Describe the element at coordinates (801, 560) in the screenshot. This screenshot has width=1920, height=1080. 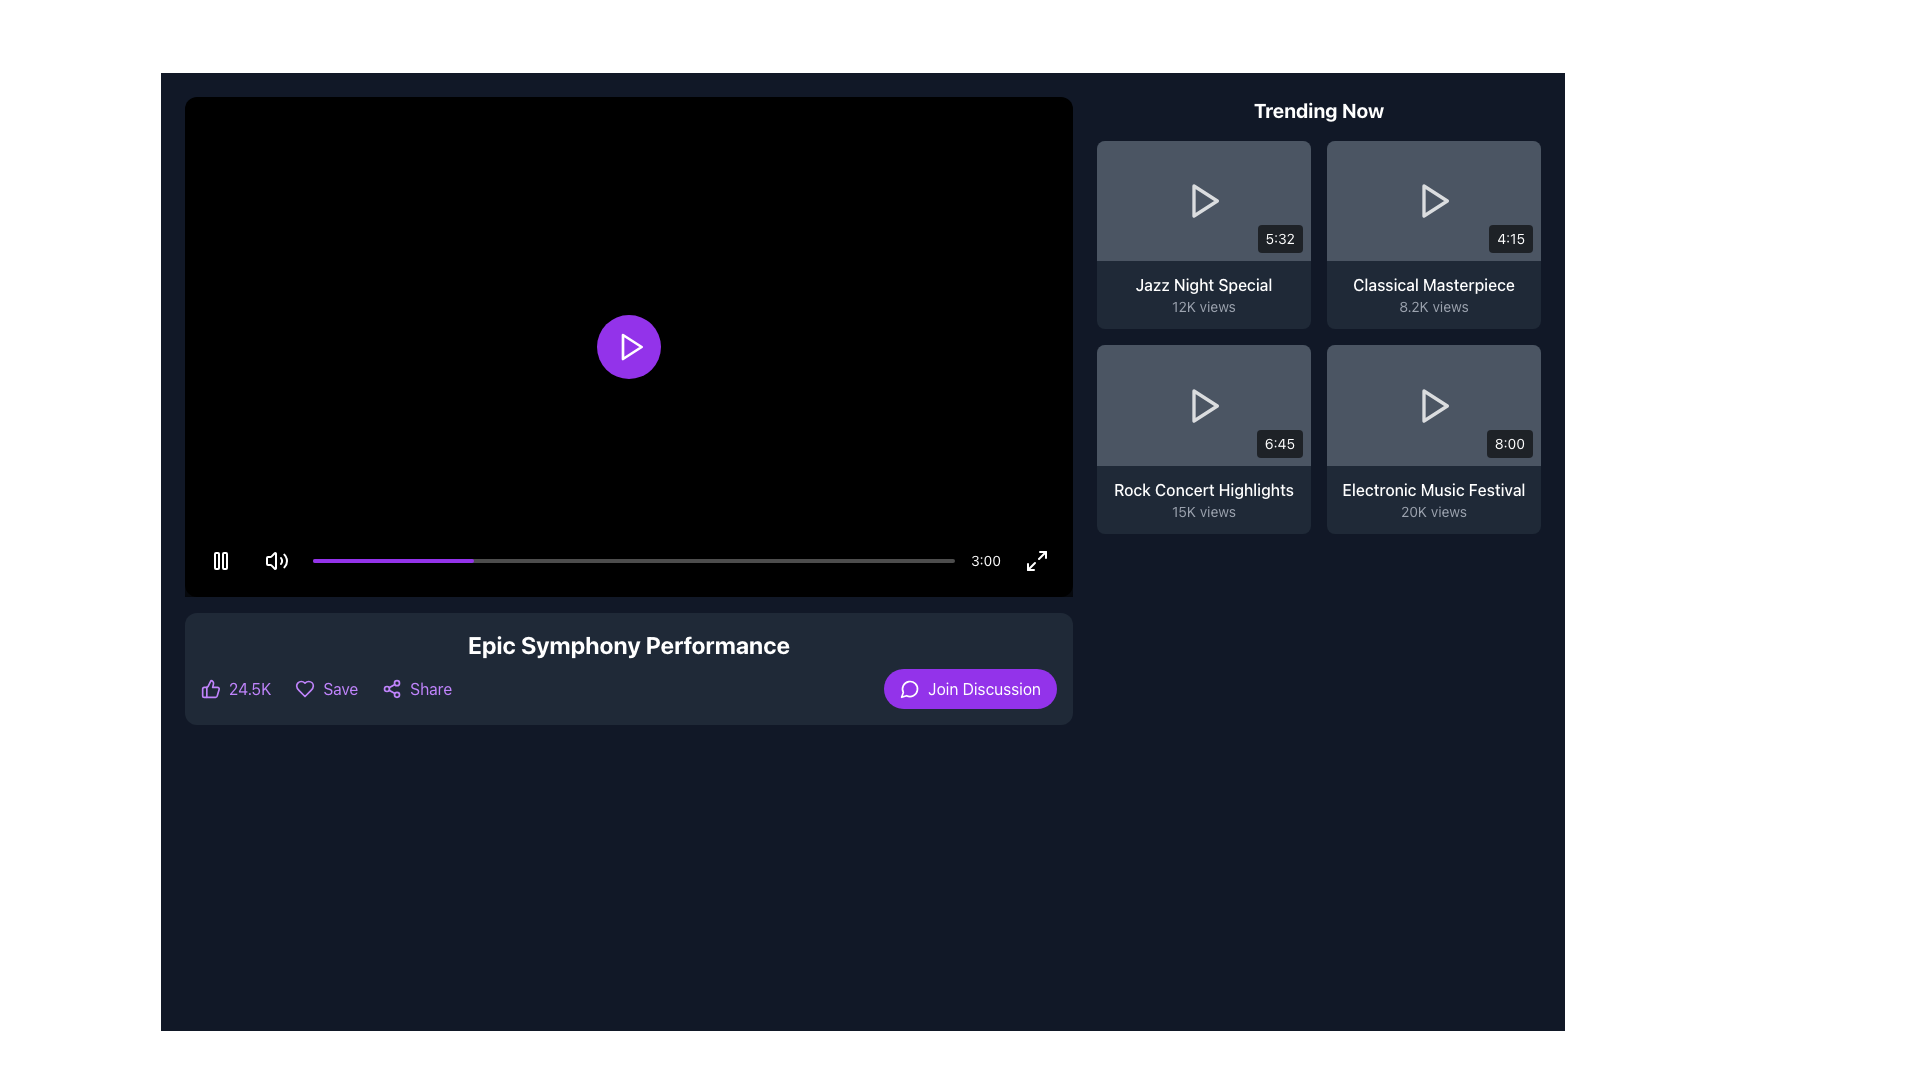
I see `the video playback progress` at that location.